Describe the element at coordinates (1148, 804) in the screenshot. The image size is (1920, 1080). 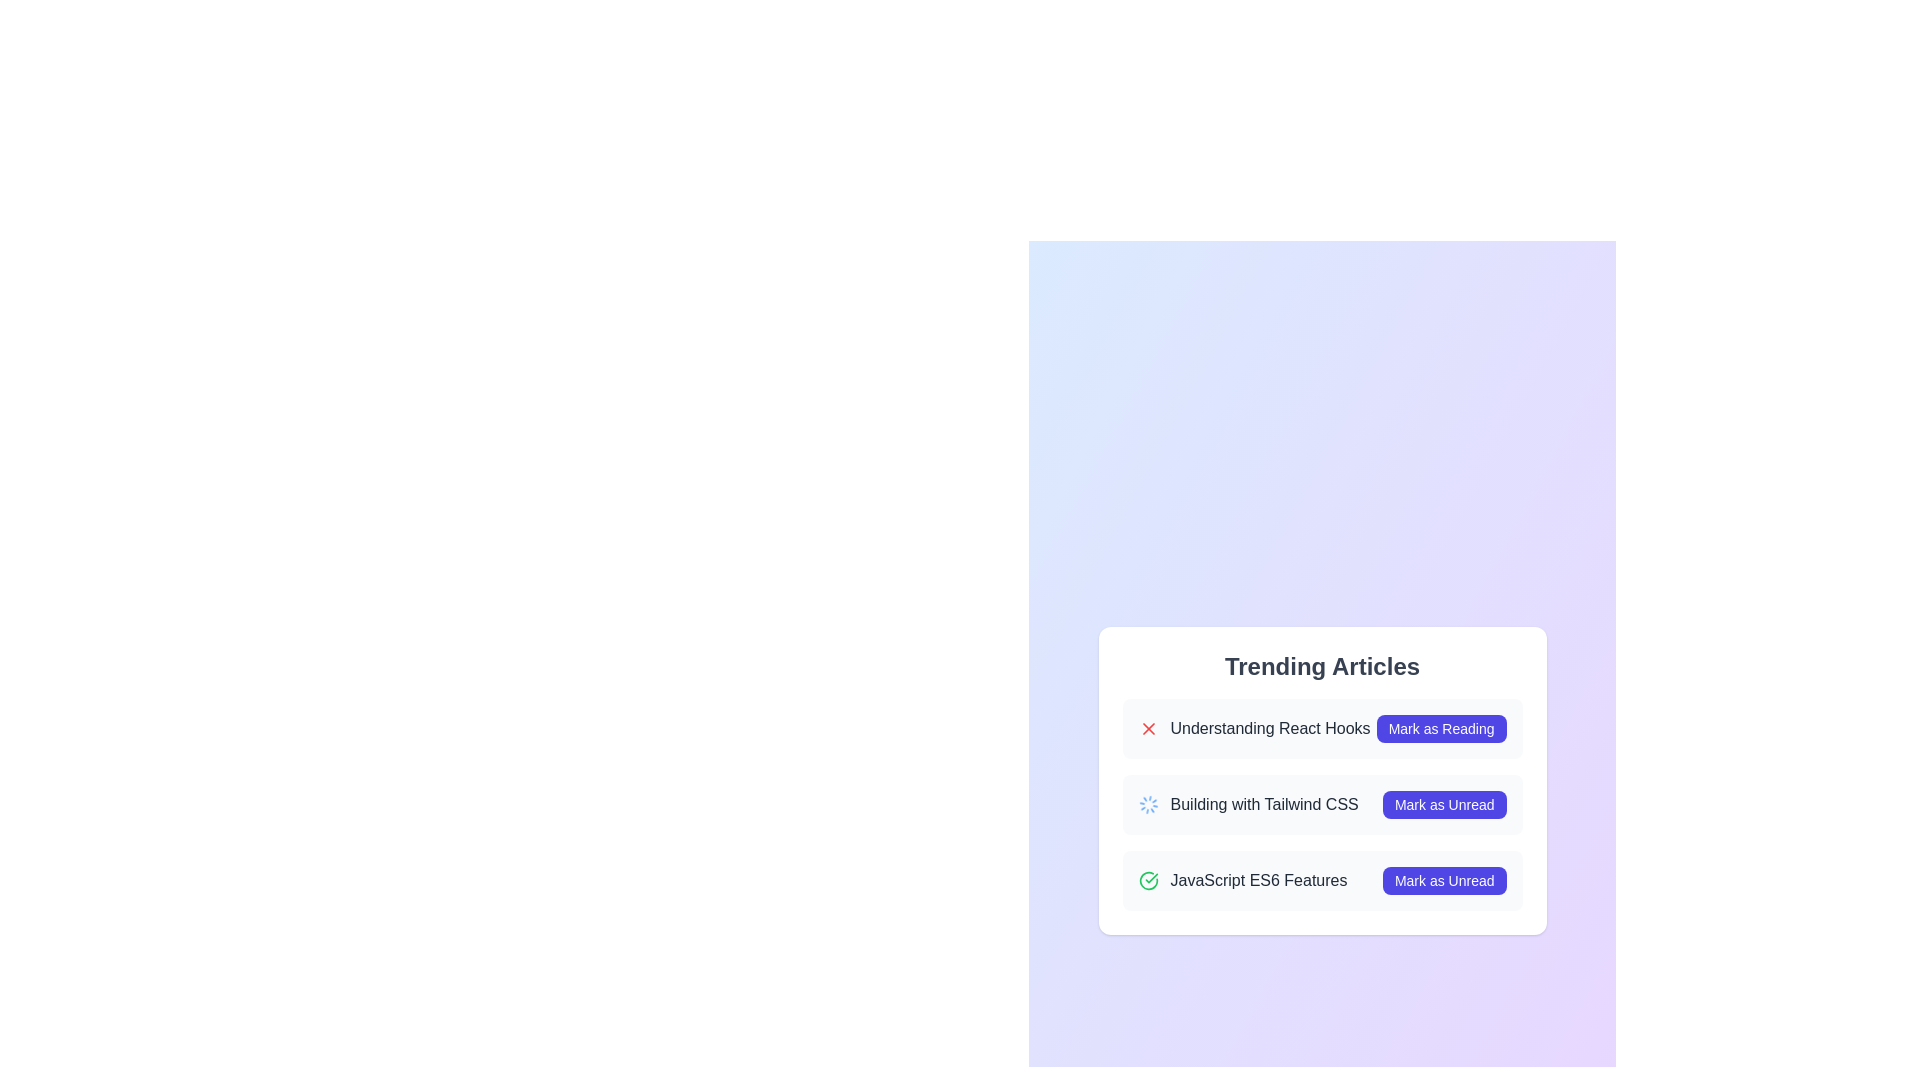
I see `the Loader icon located to the left of the text 'Building with Tailwind CSS' in the 'Trending Articles' section to indicate a loading state` at that location.